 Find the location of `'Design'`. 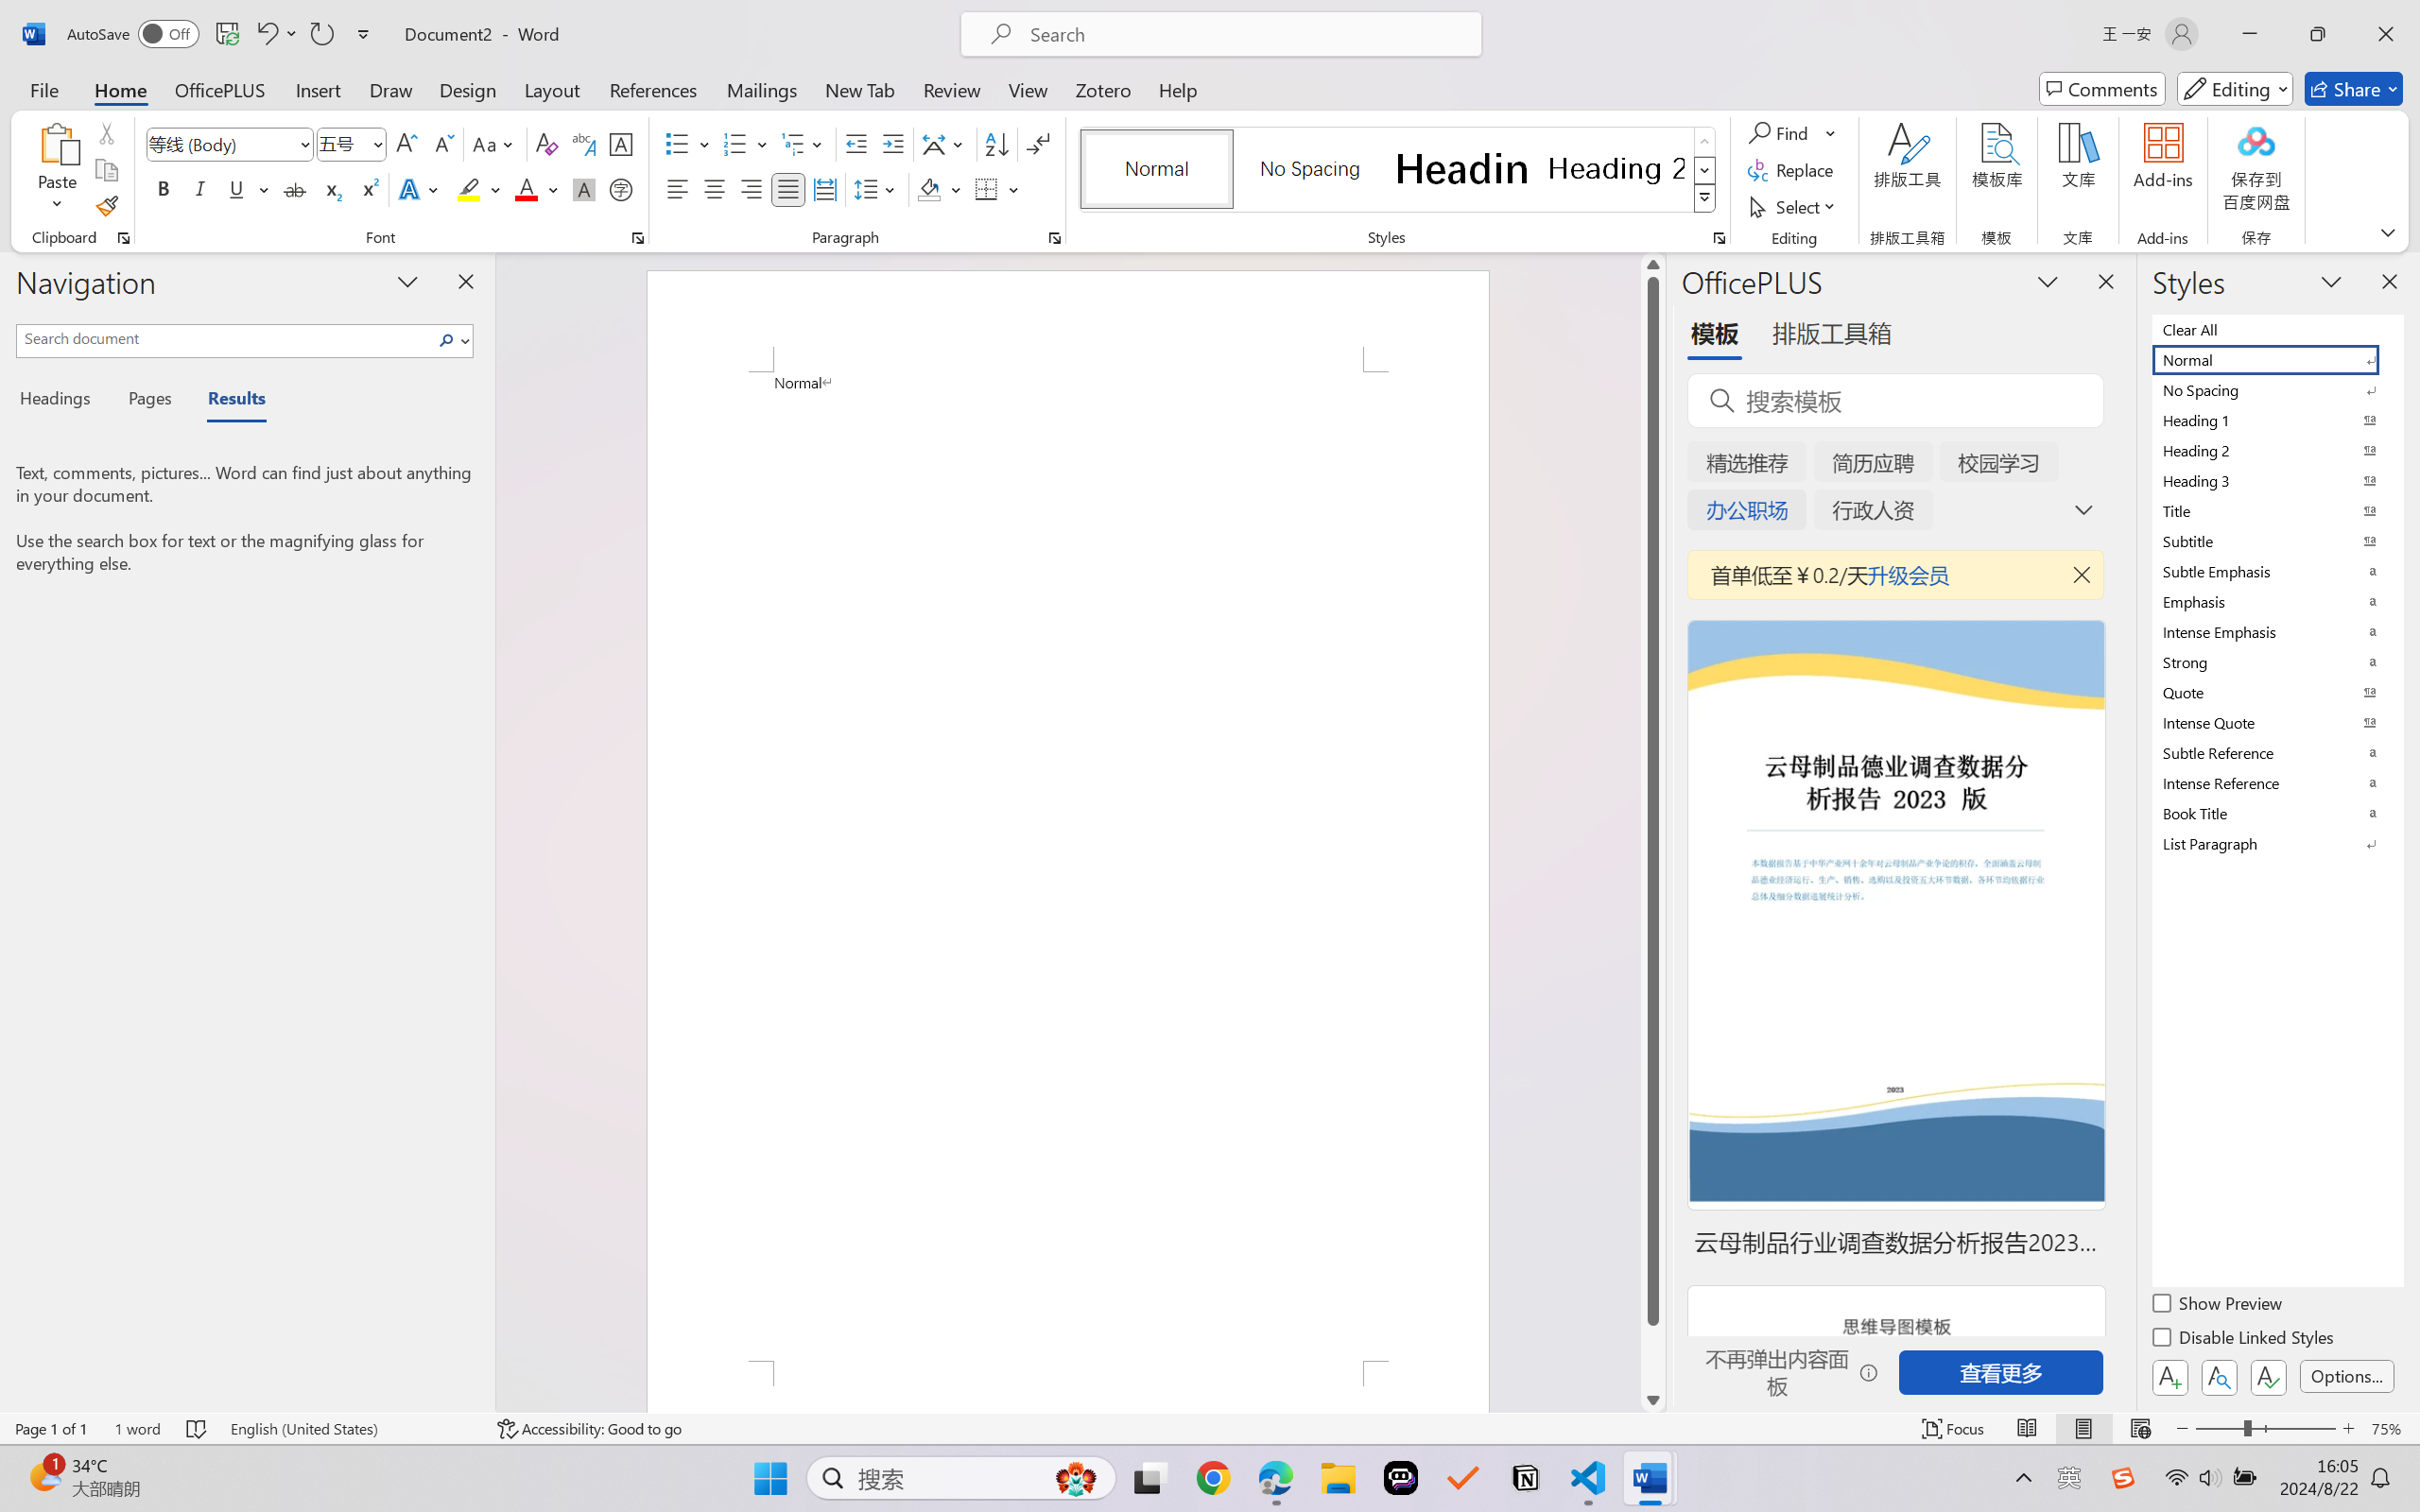

'Design' is located at coordinates (467, 88).